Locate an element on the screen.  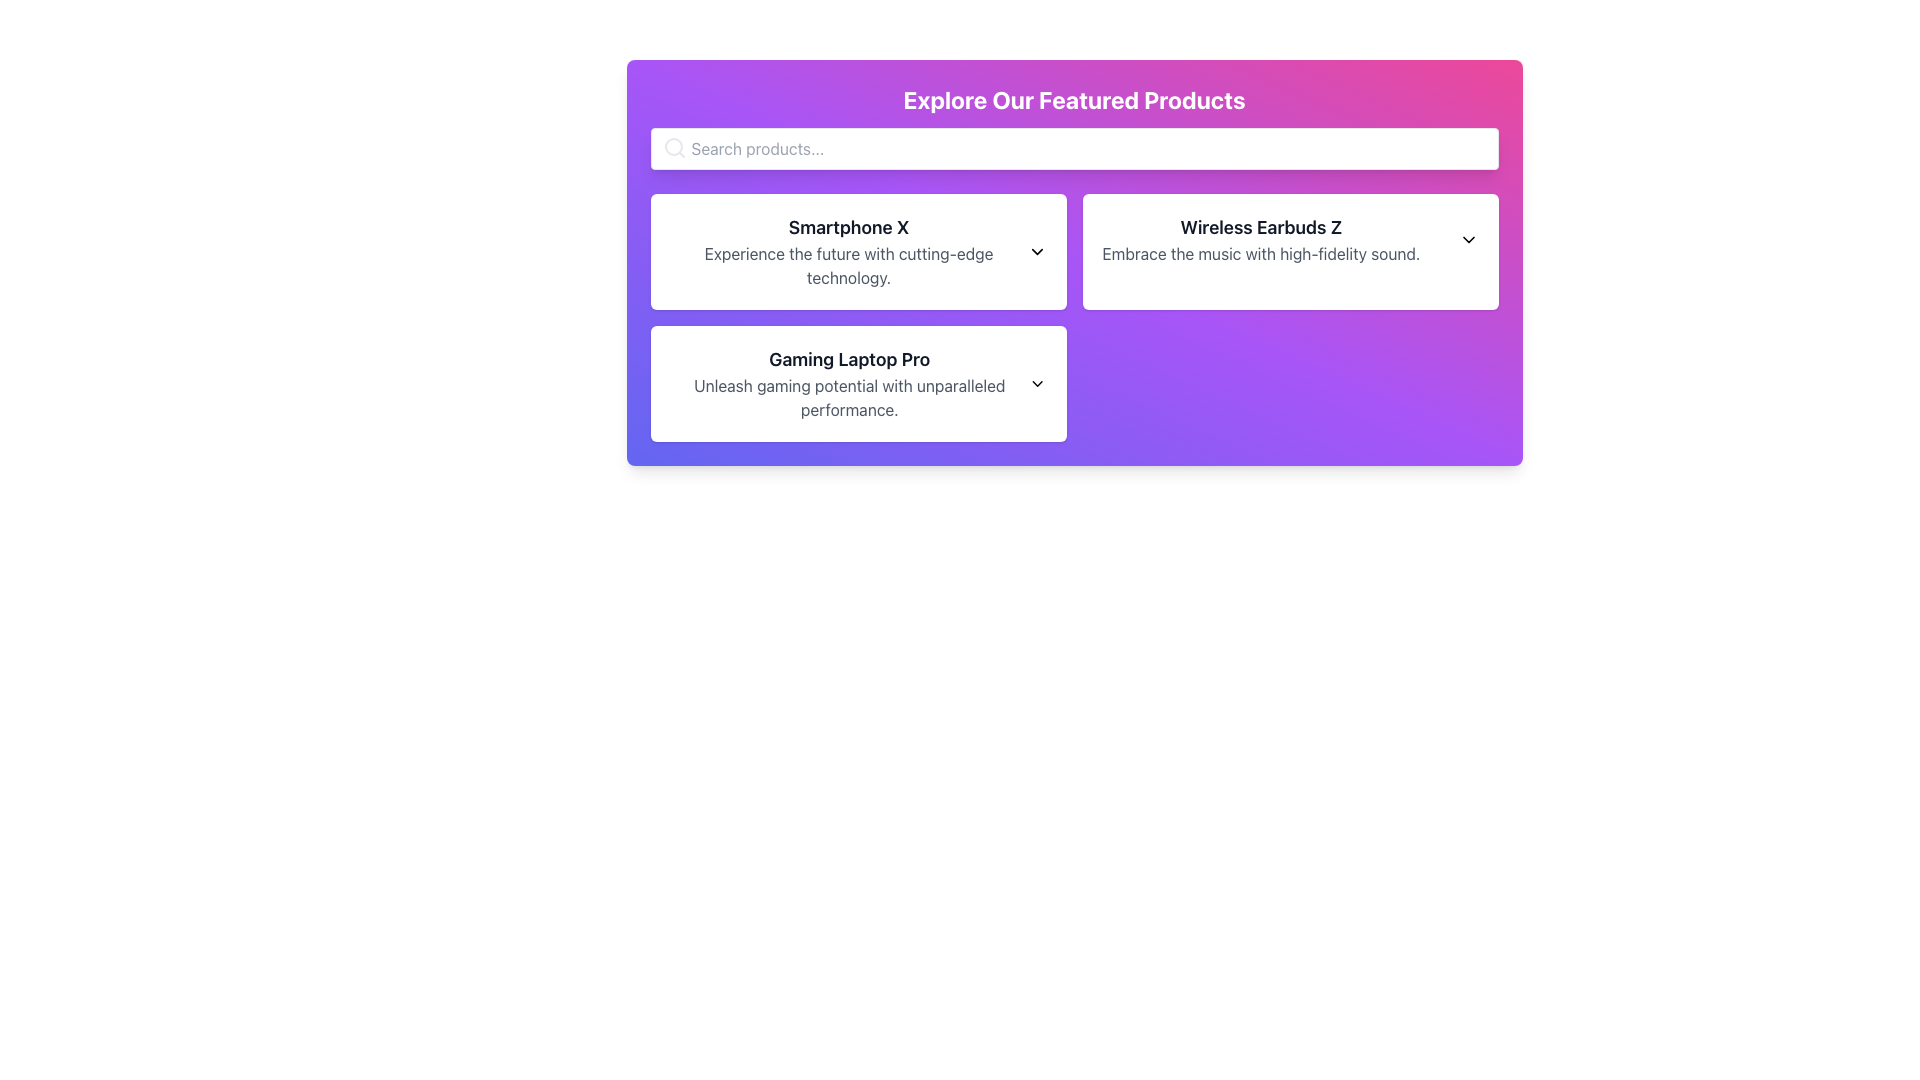
the small downward-pointing chevron icon located on the right side of the 'Gaming Laptop Pro' section is located at coordinates (1037, 384).